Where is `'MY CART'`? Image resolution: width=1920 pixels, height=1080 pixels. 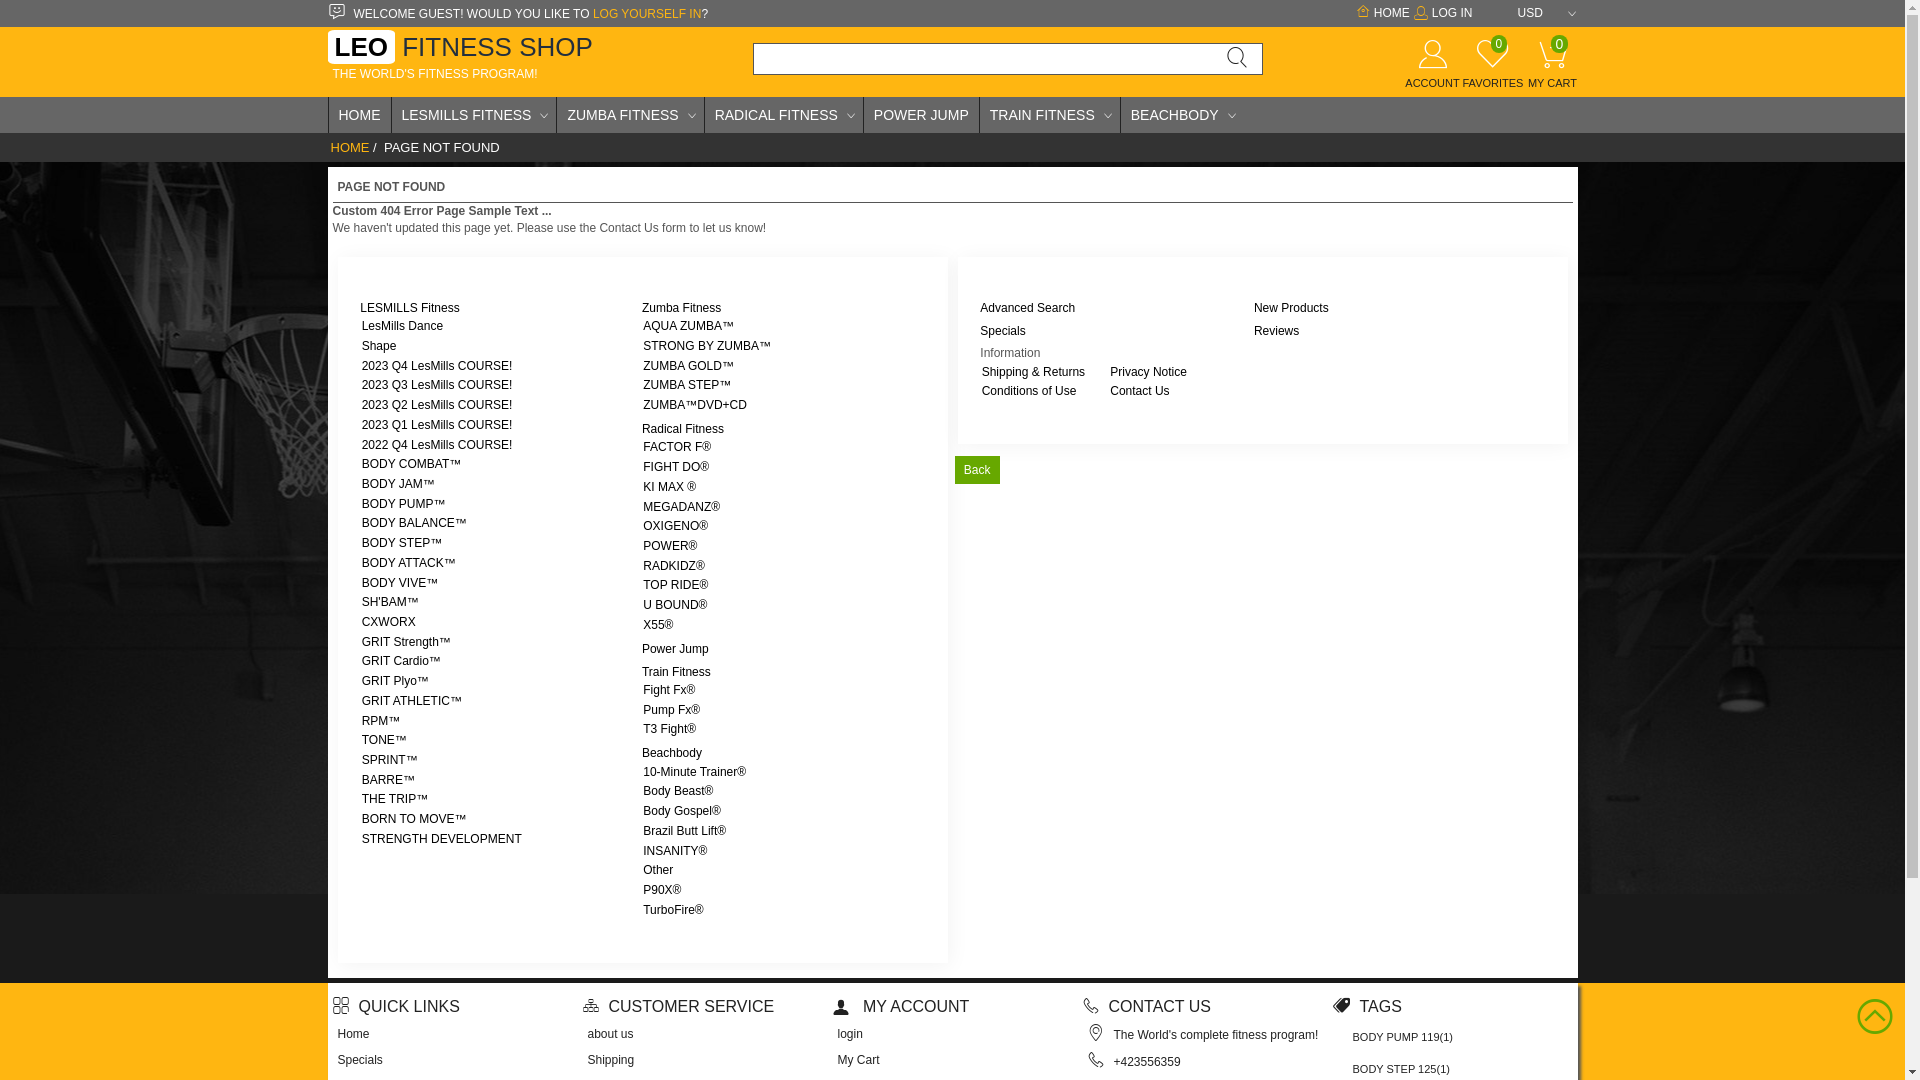
'MY CART' is located at coordinates (1520, 70).